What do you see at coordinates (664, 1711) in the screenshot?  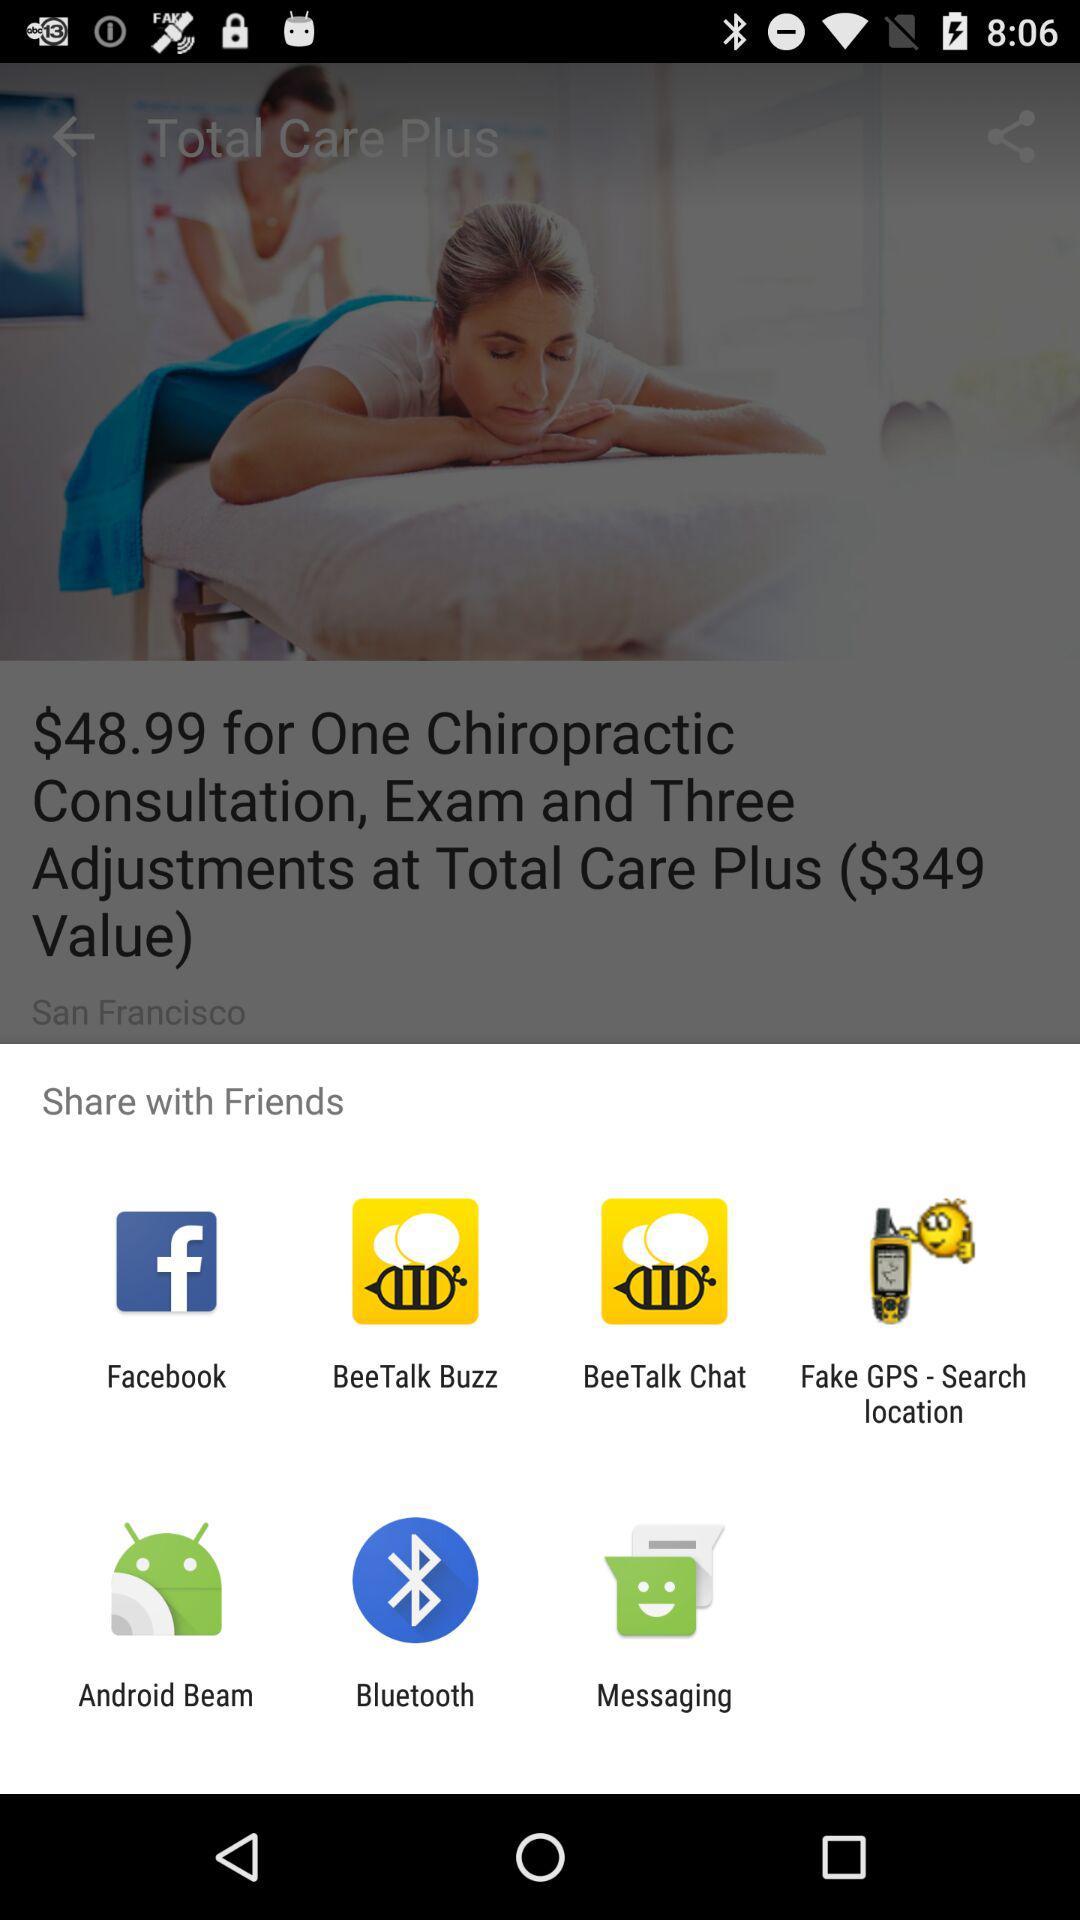 I see `app next to bluetooth` at bounding box center [664, 1711].